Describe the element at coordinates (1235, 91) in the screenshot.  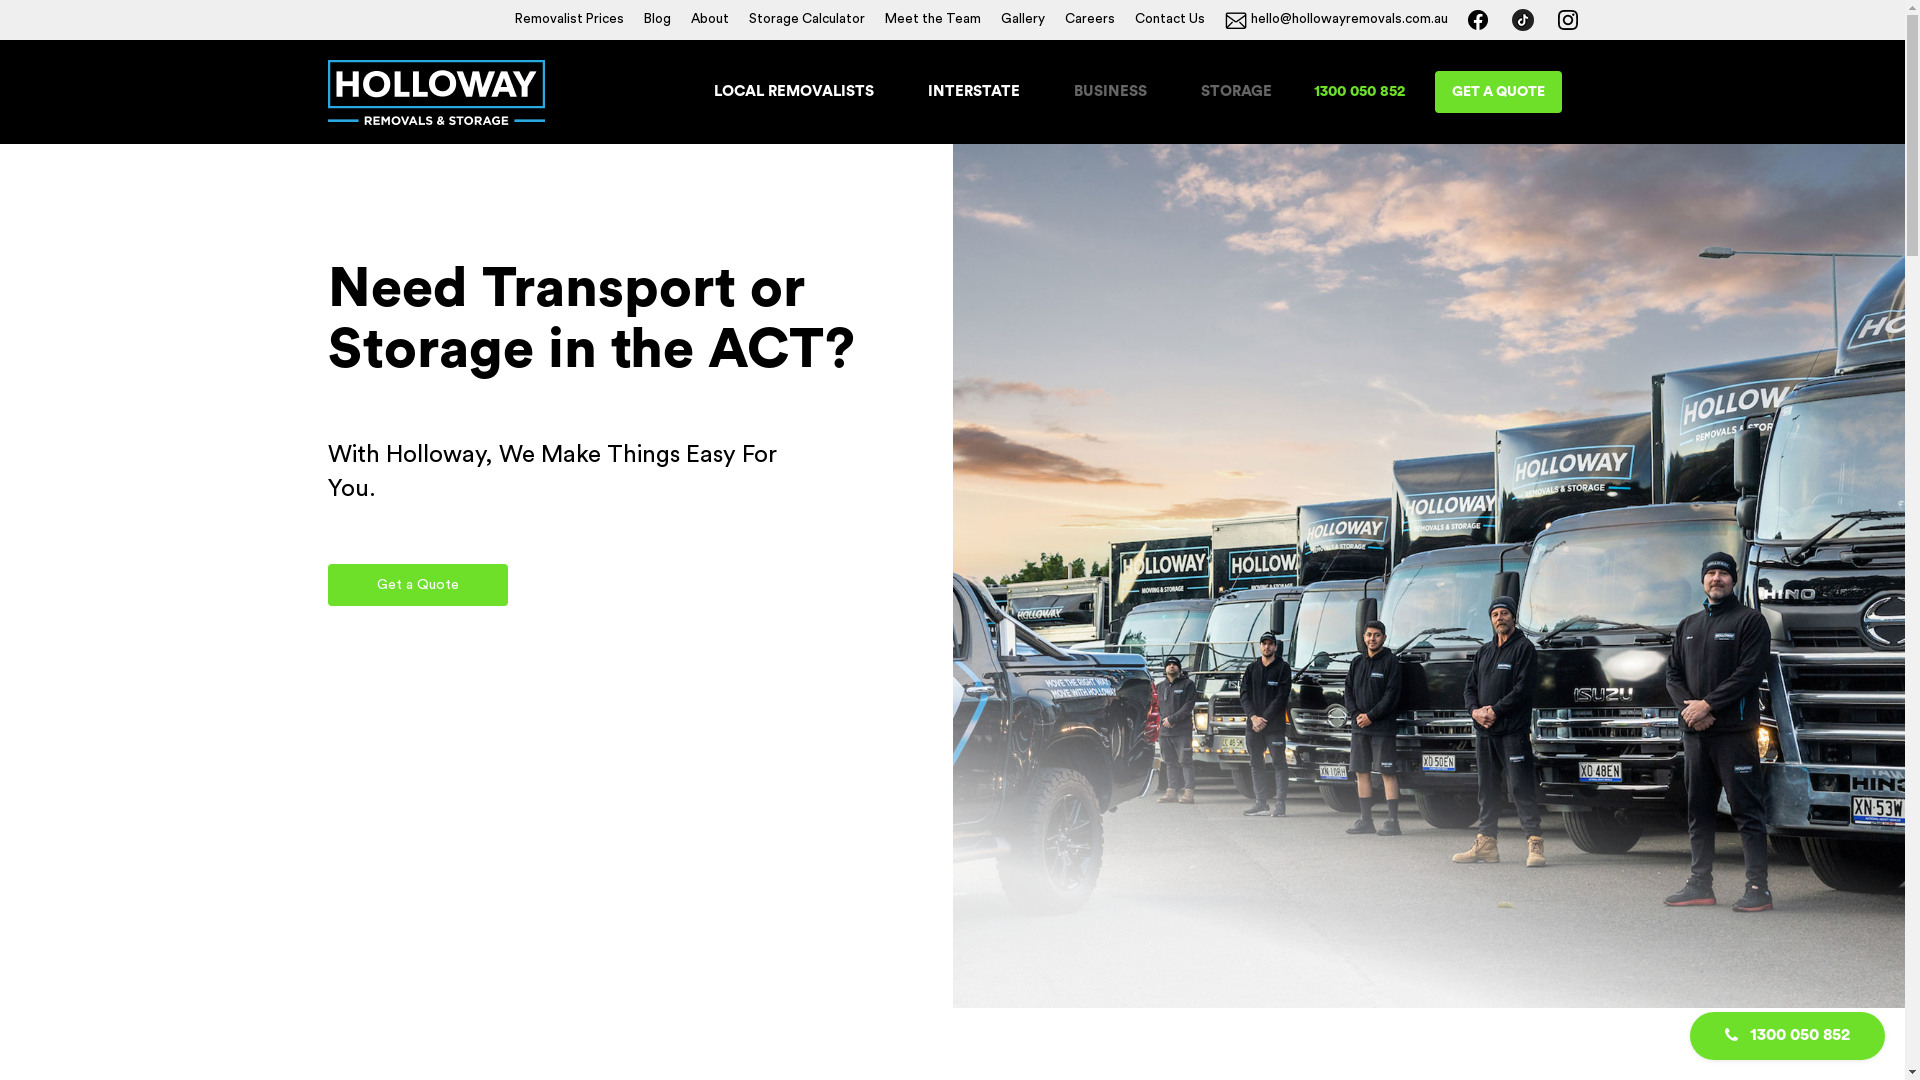
I see `'STORAGE'` at that location.